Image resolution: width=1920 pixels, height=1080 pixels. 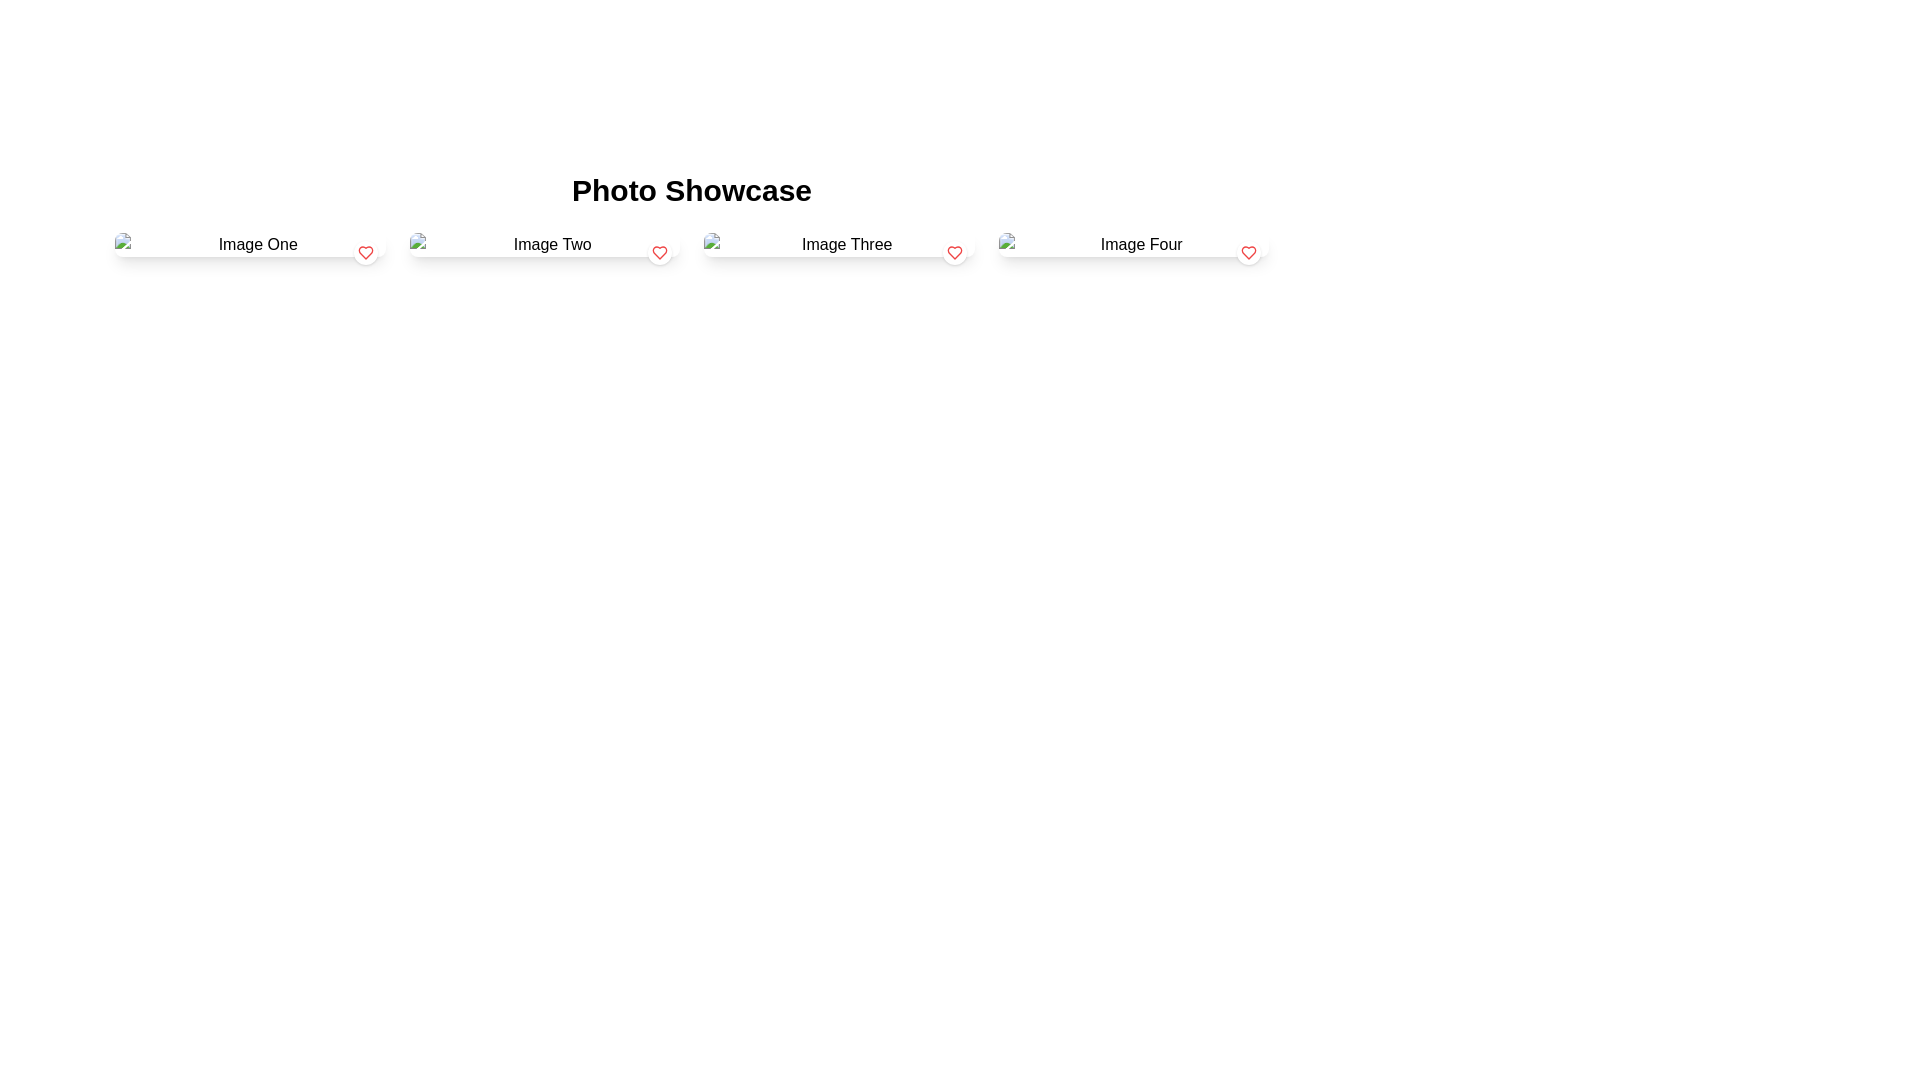 What do you see at coordinates (839, 244) in the screenshot?
I see `the composite UI component comprising an image thumbnail with rounded corners, descriptive text 'Image Three', and an interactive heart-shaped icon` at bounding box center [839, 244].